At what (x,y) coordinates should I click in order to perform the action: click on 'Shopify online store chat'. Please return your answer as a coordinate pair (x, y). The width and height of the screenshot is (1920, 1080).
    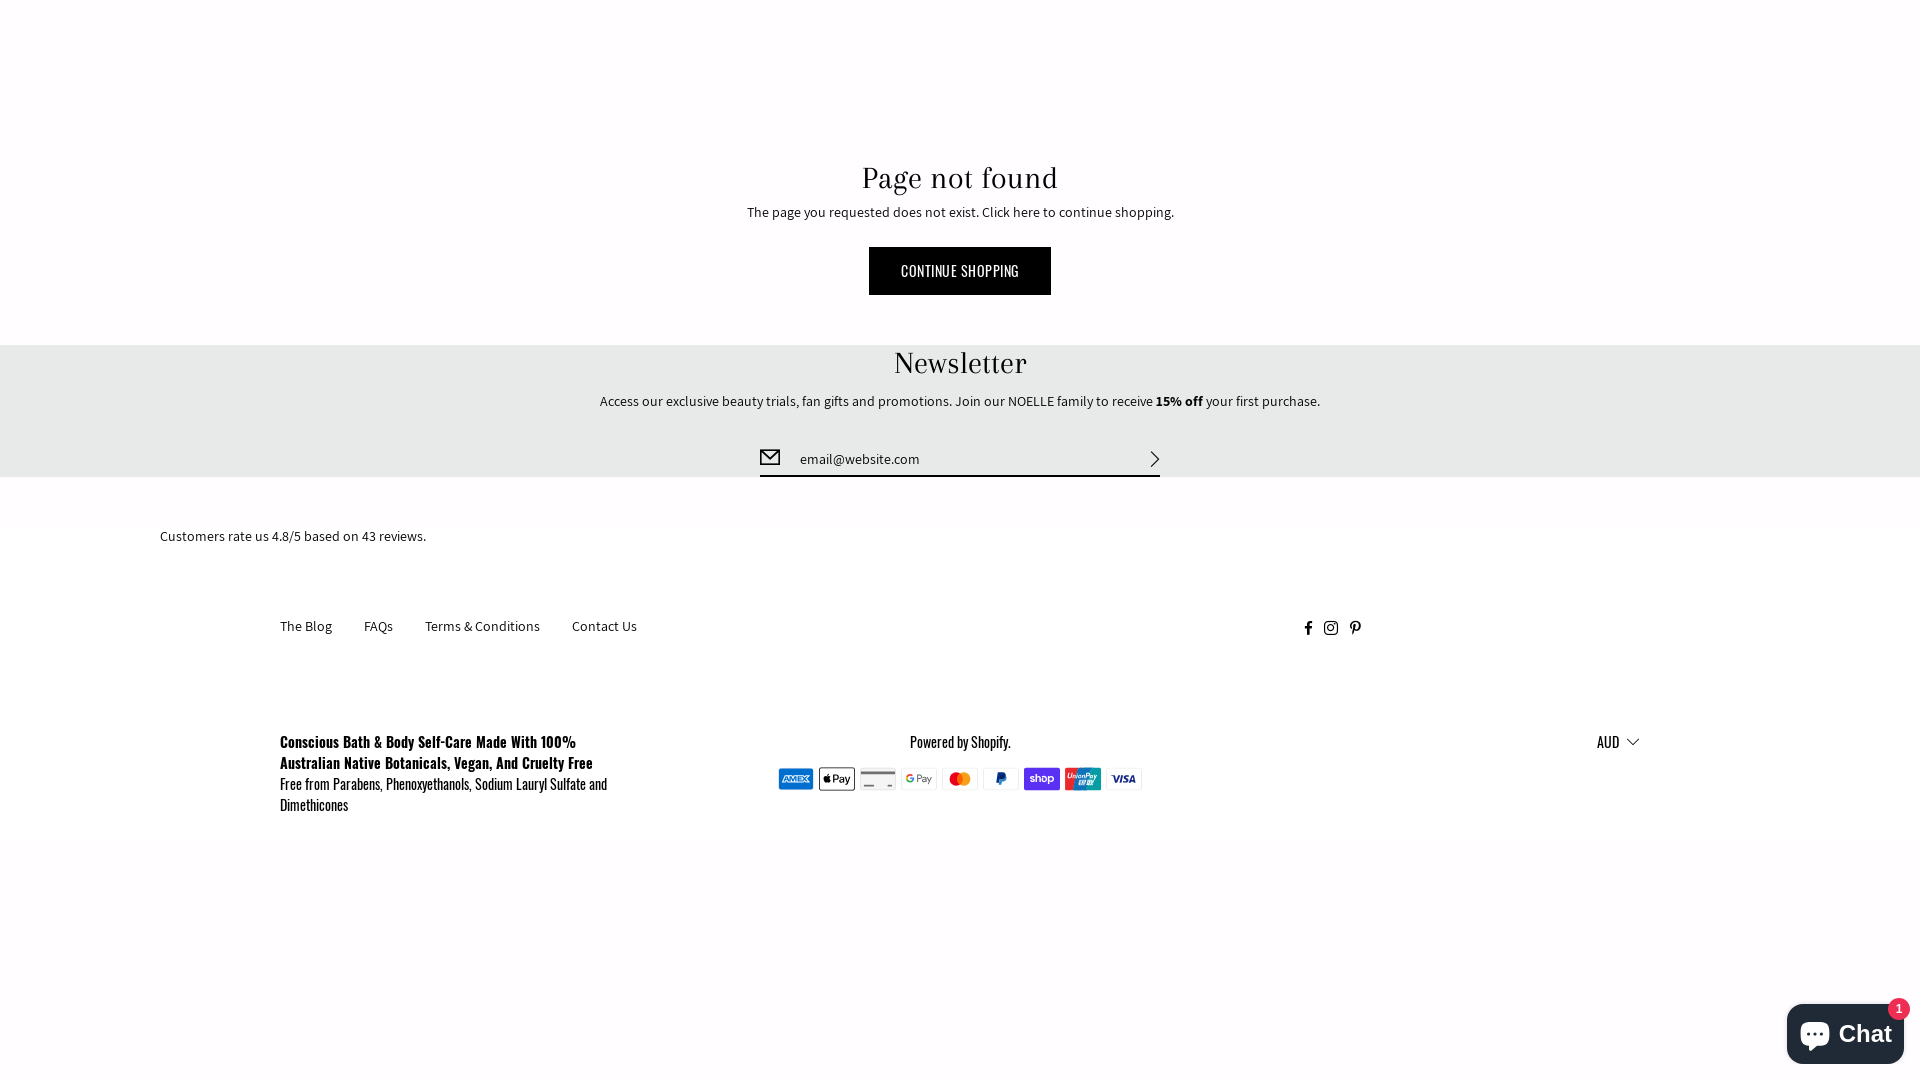
    Looking at the image, I should click on (1844, 1029).